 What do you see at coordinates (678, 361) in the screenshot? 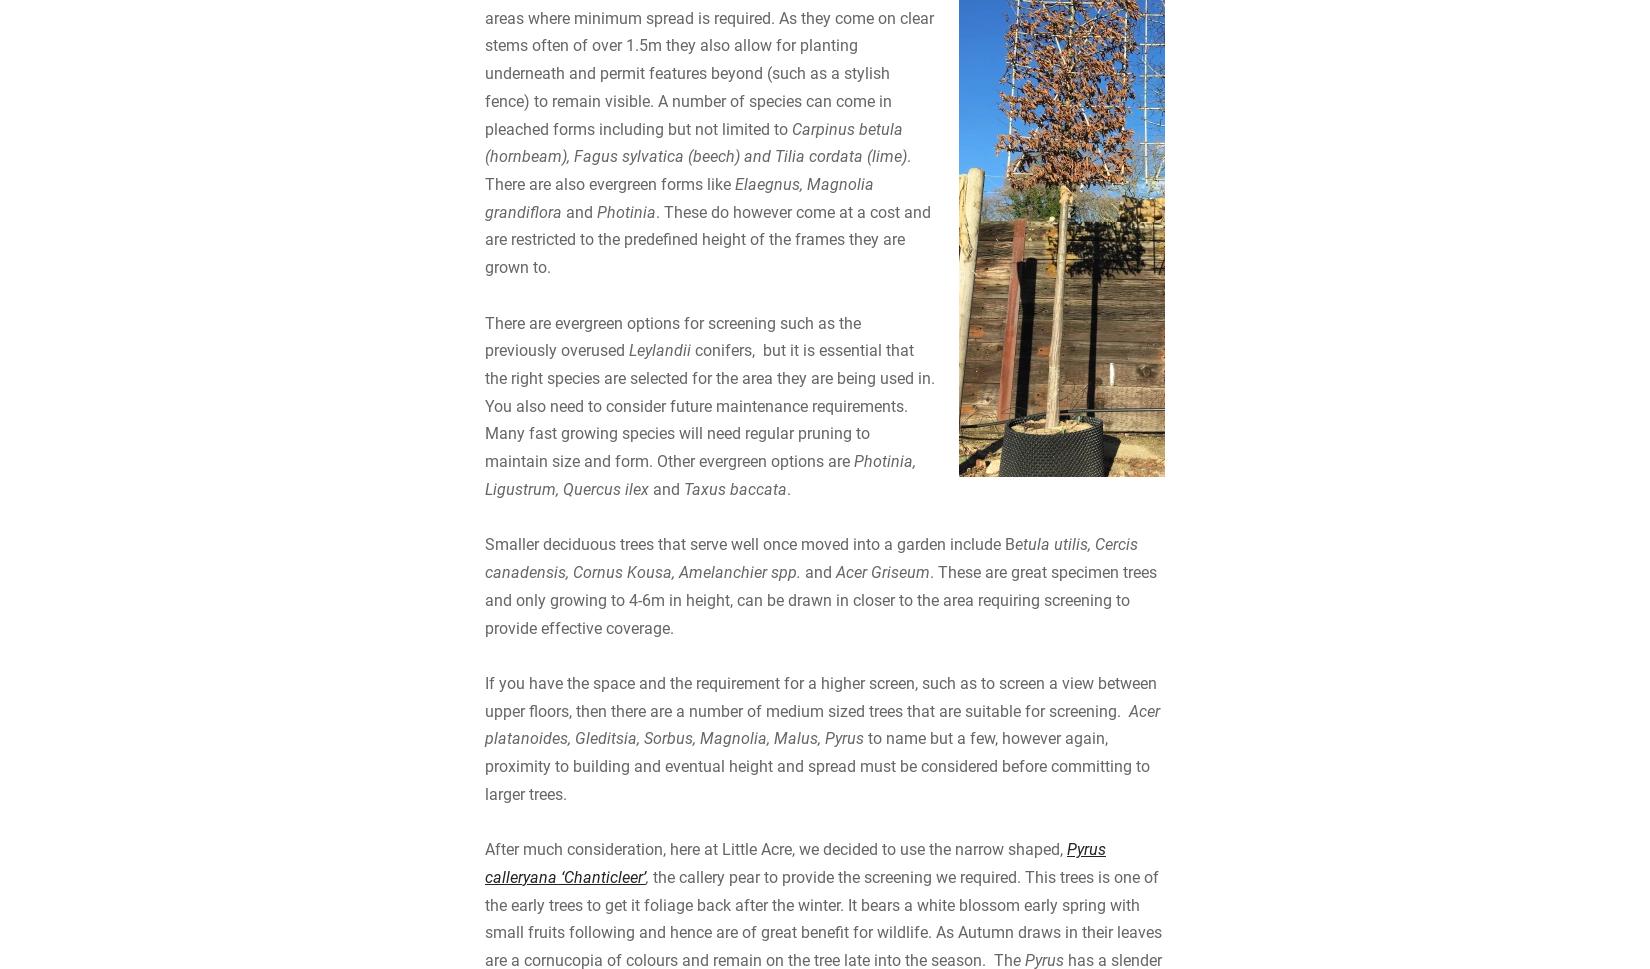
I see `'Elaegnus, Magnolia grandiflora'` at bounding box center [678, 361].